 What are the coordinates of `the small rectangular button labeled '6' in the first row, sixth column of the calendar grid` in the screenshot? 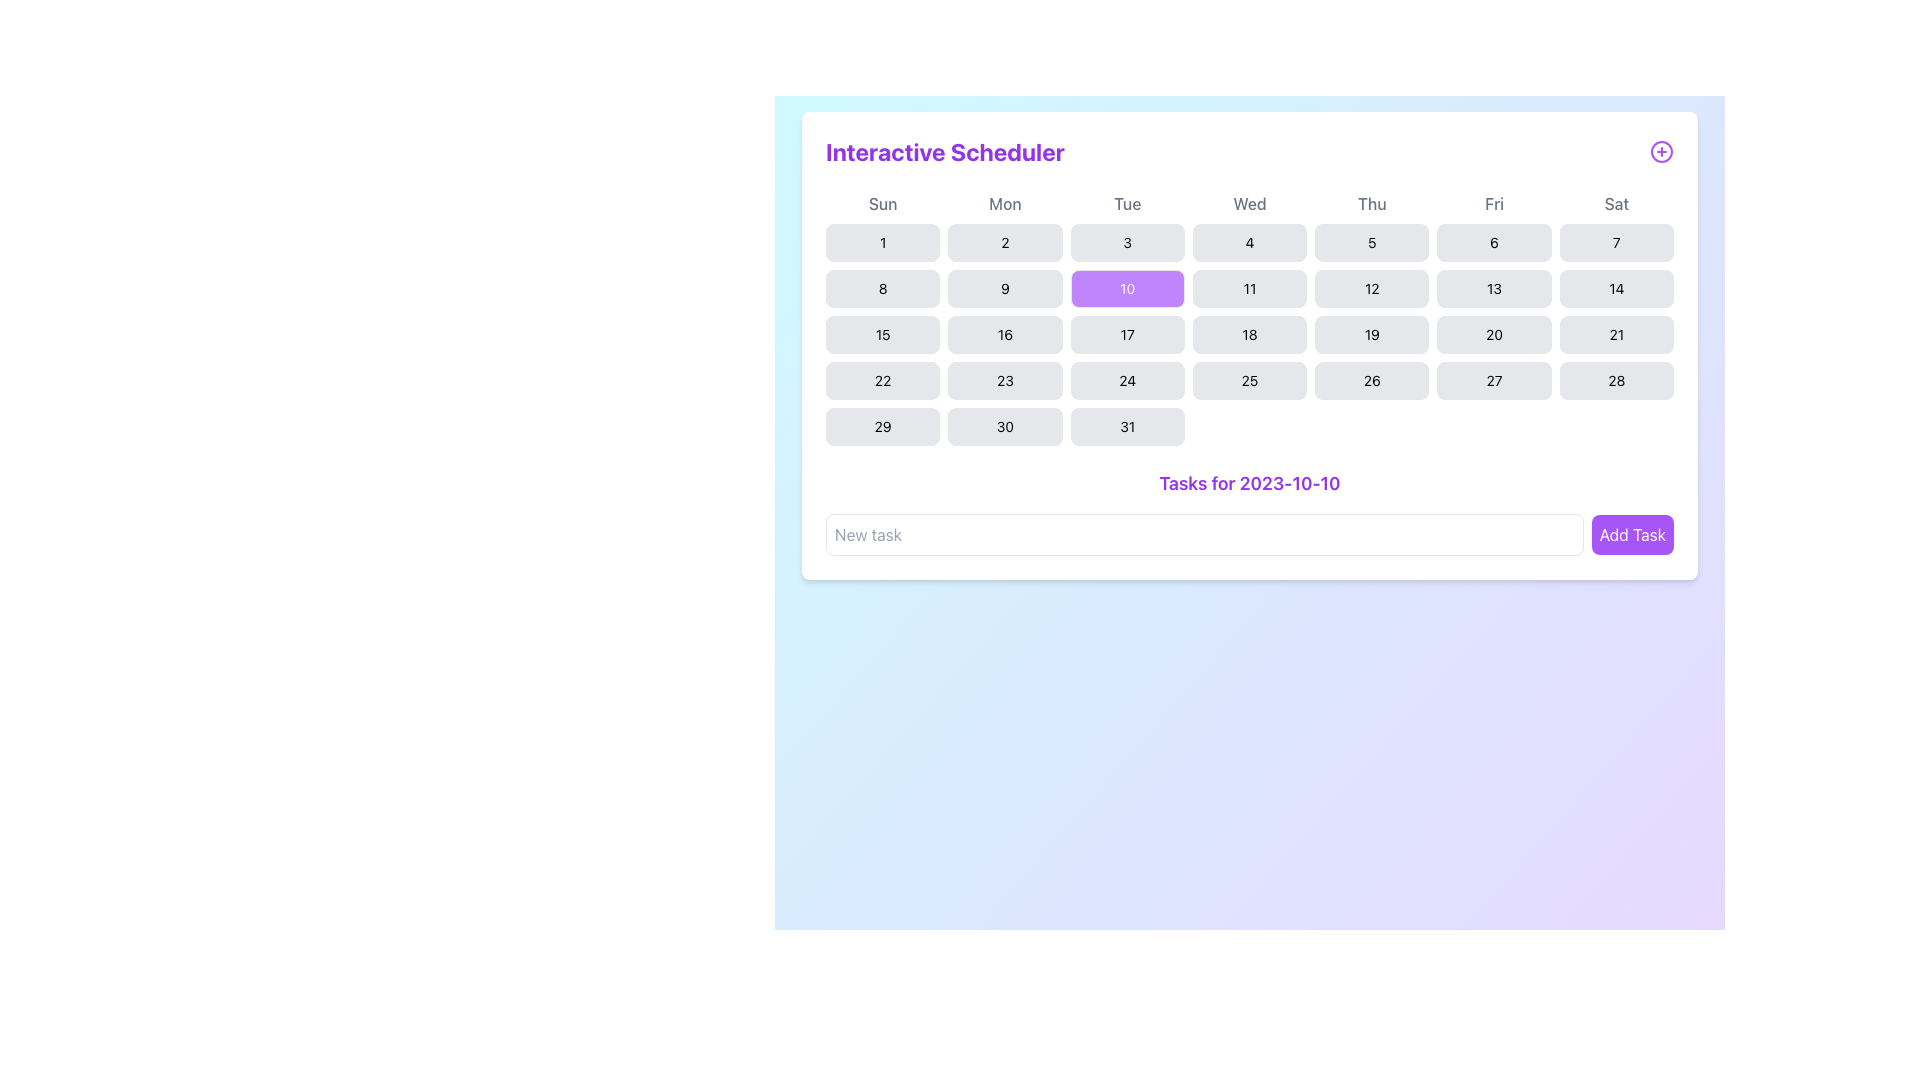 It's located at (1494, 242).